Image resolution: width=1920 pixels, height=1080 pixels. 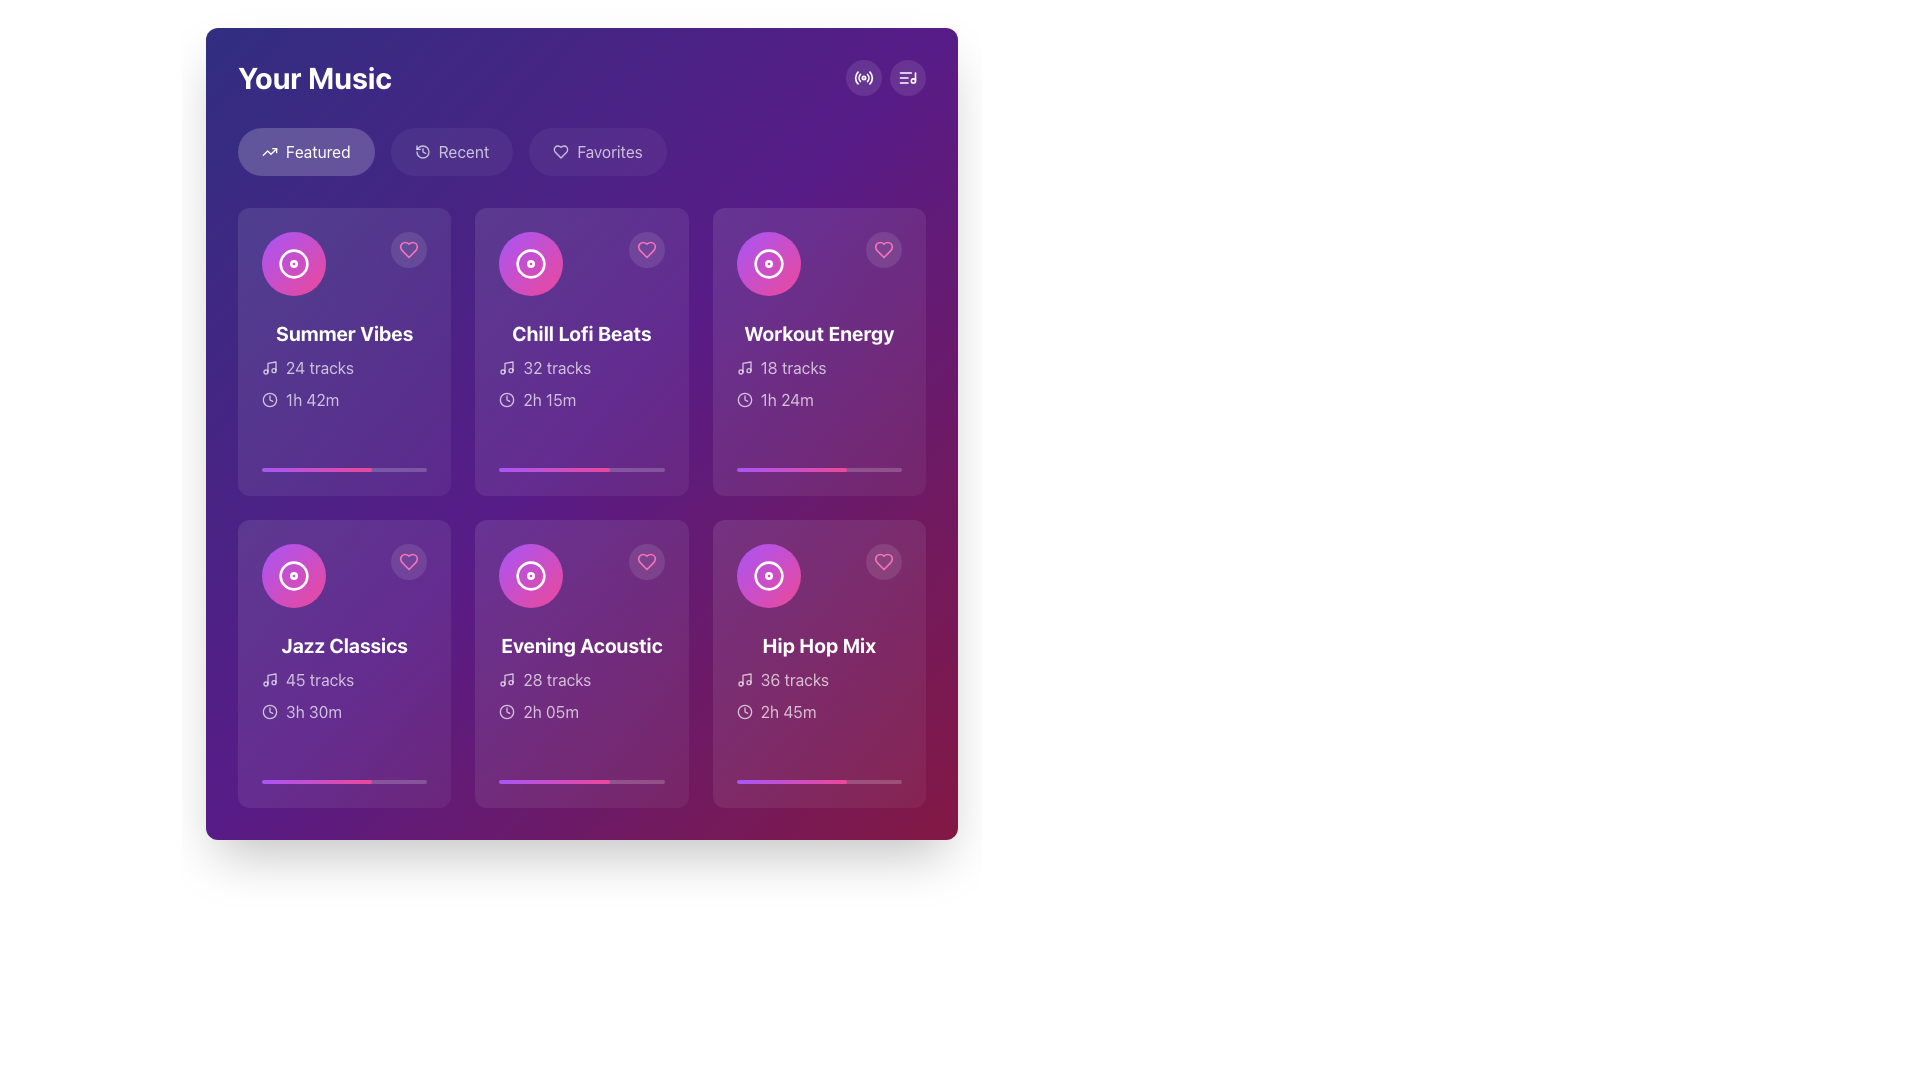 I want to click on the Graphic Icon representing the 'Chill Lofi Beats' card theme, which is located in the top-middle card of the grid layout, so click(x=531, y=262).